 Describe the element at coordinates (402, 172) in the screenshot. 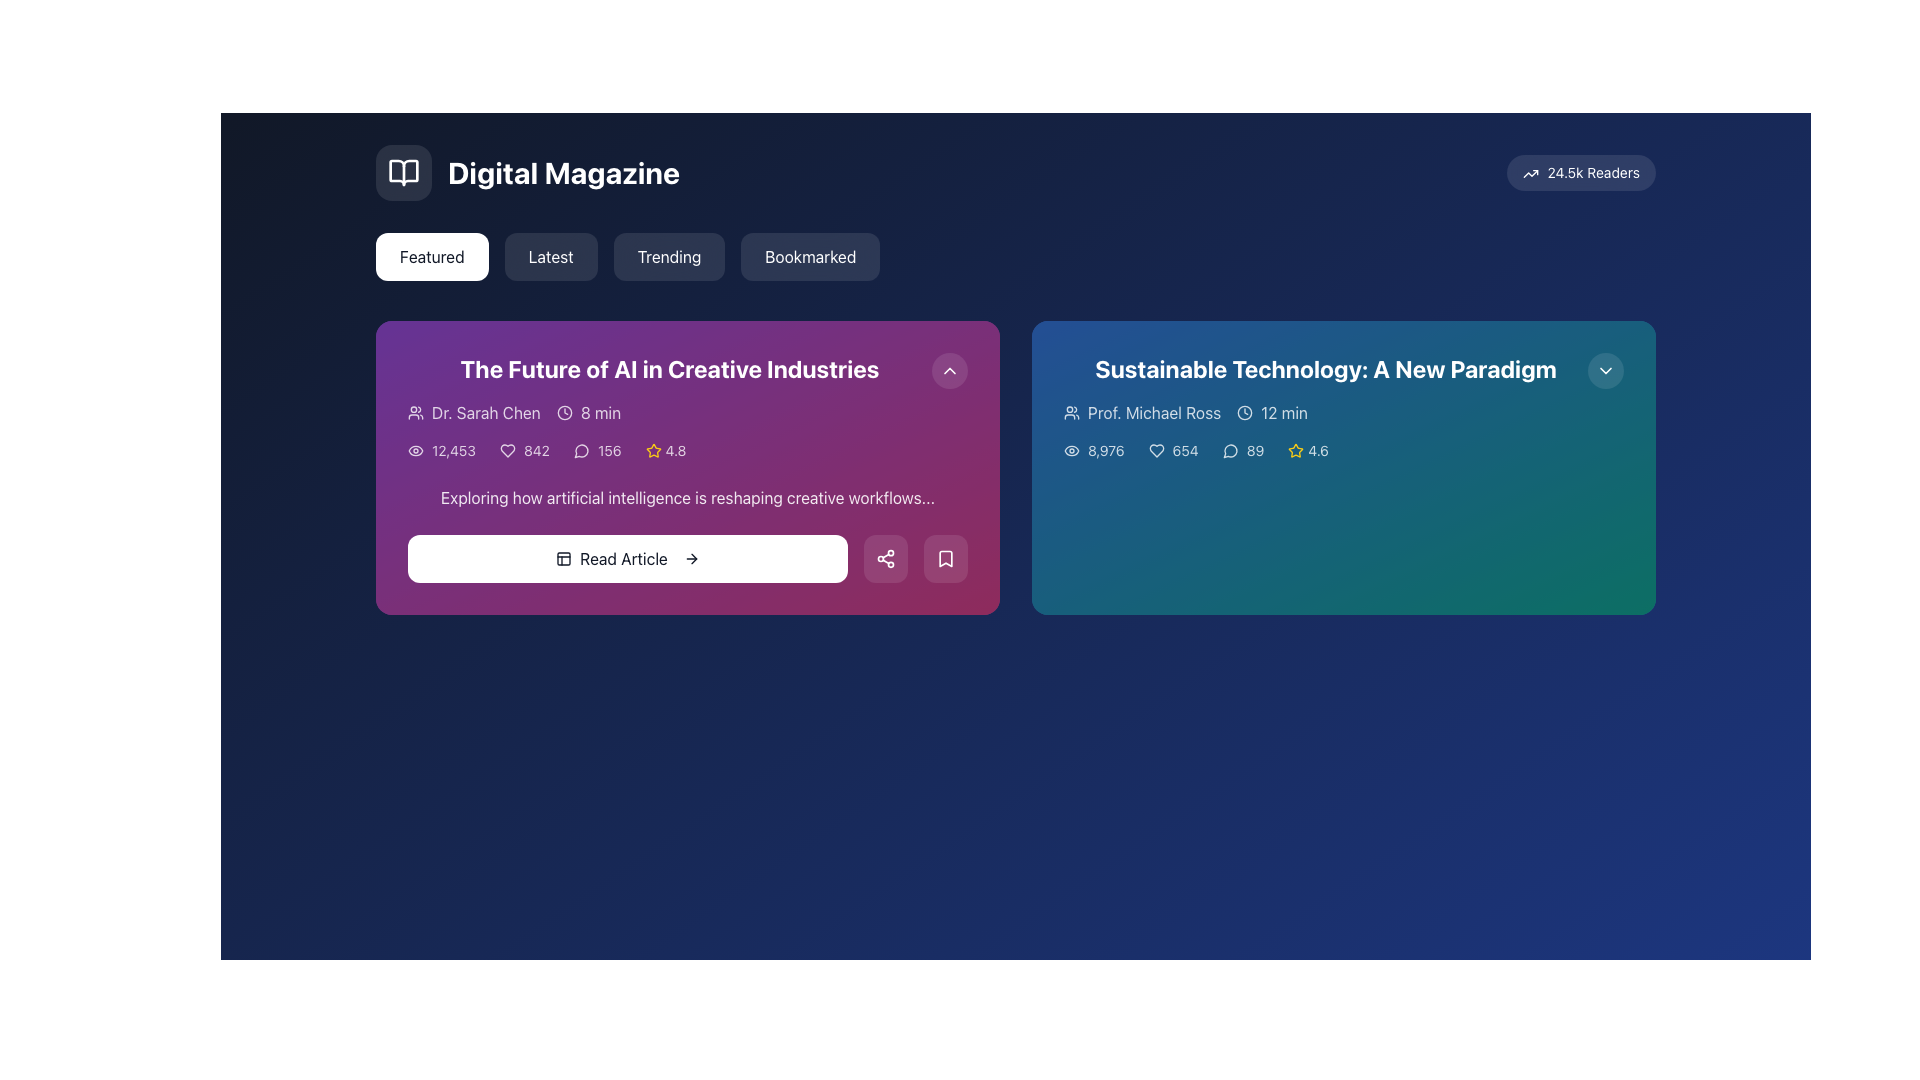

I see `the icon located in the upper-left corner of the interface, adjacent to the 'Digital Magazine' text` at that location.